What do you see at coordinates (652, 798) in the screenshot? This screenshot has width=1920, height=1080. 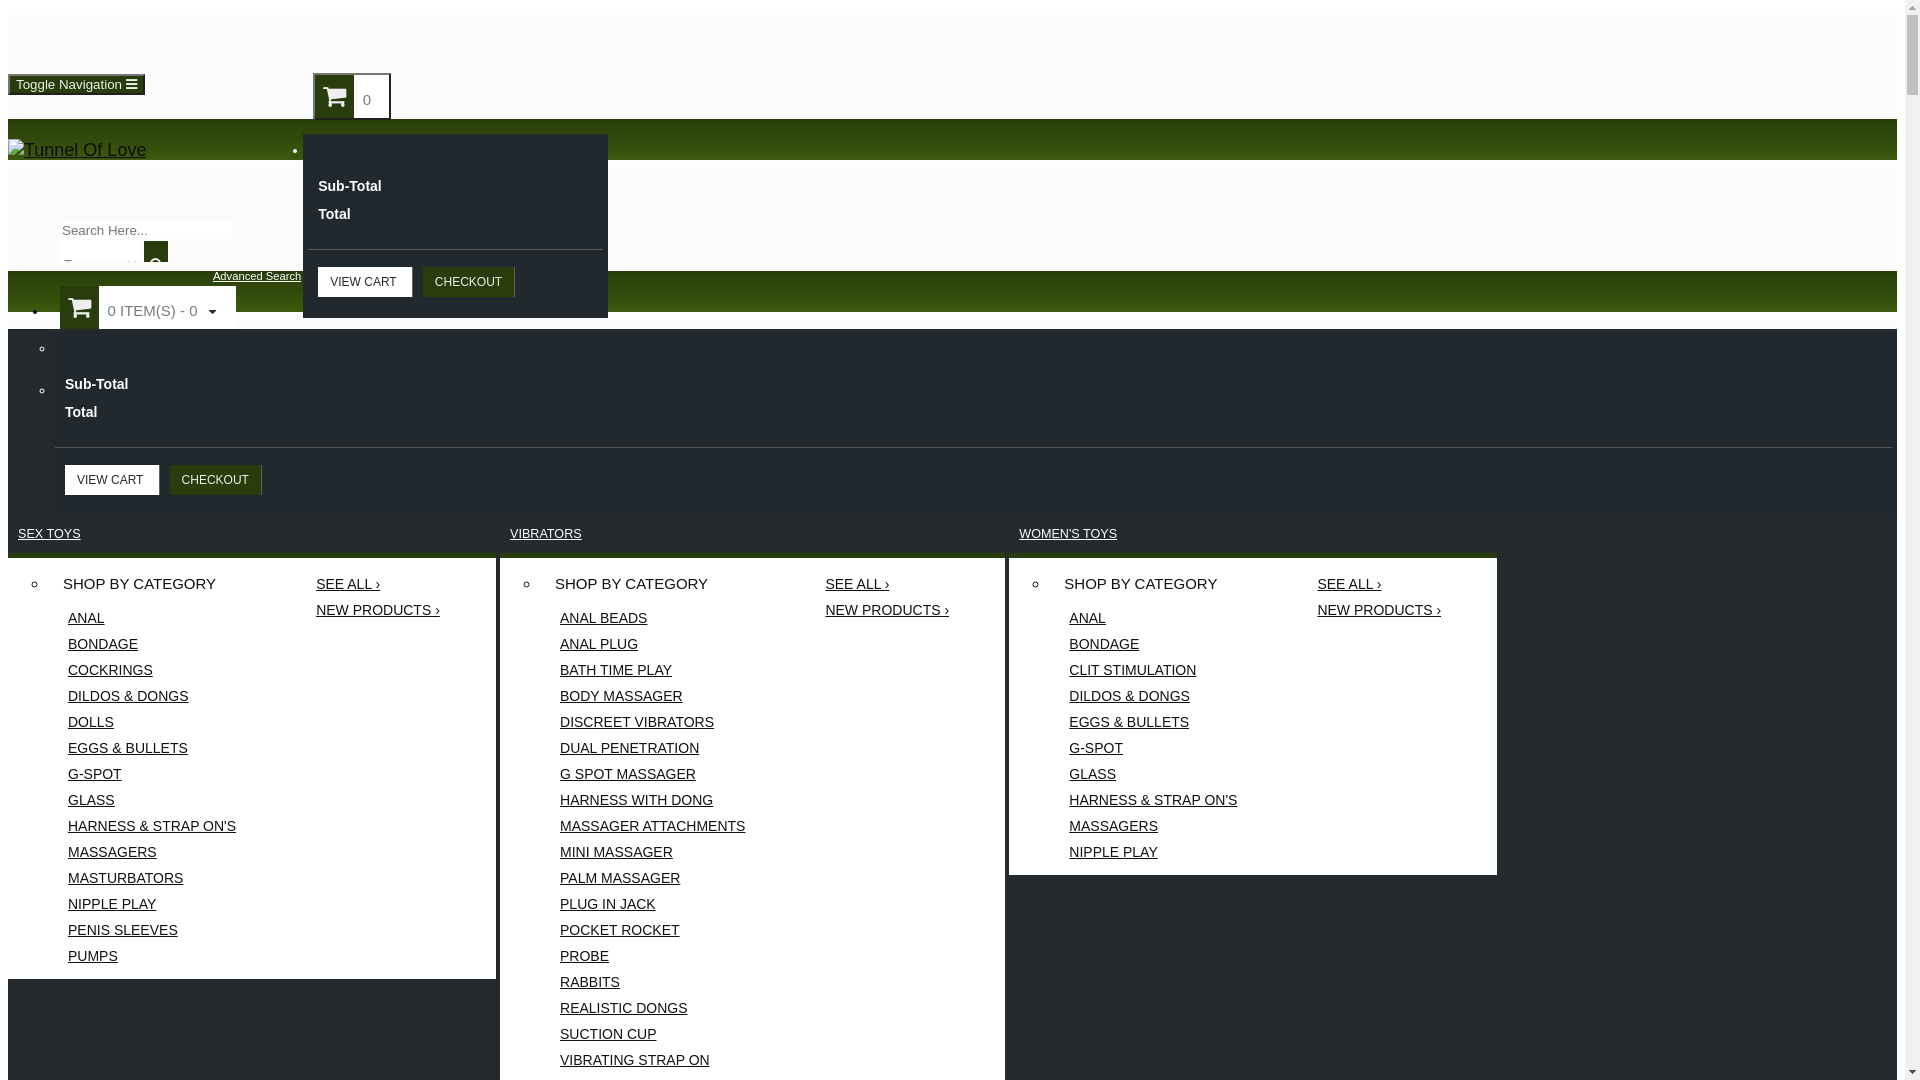 I see `'HARNESS WITH DONG'` at bounding box center [652, 798].